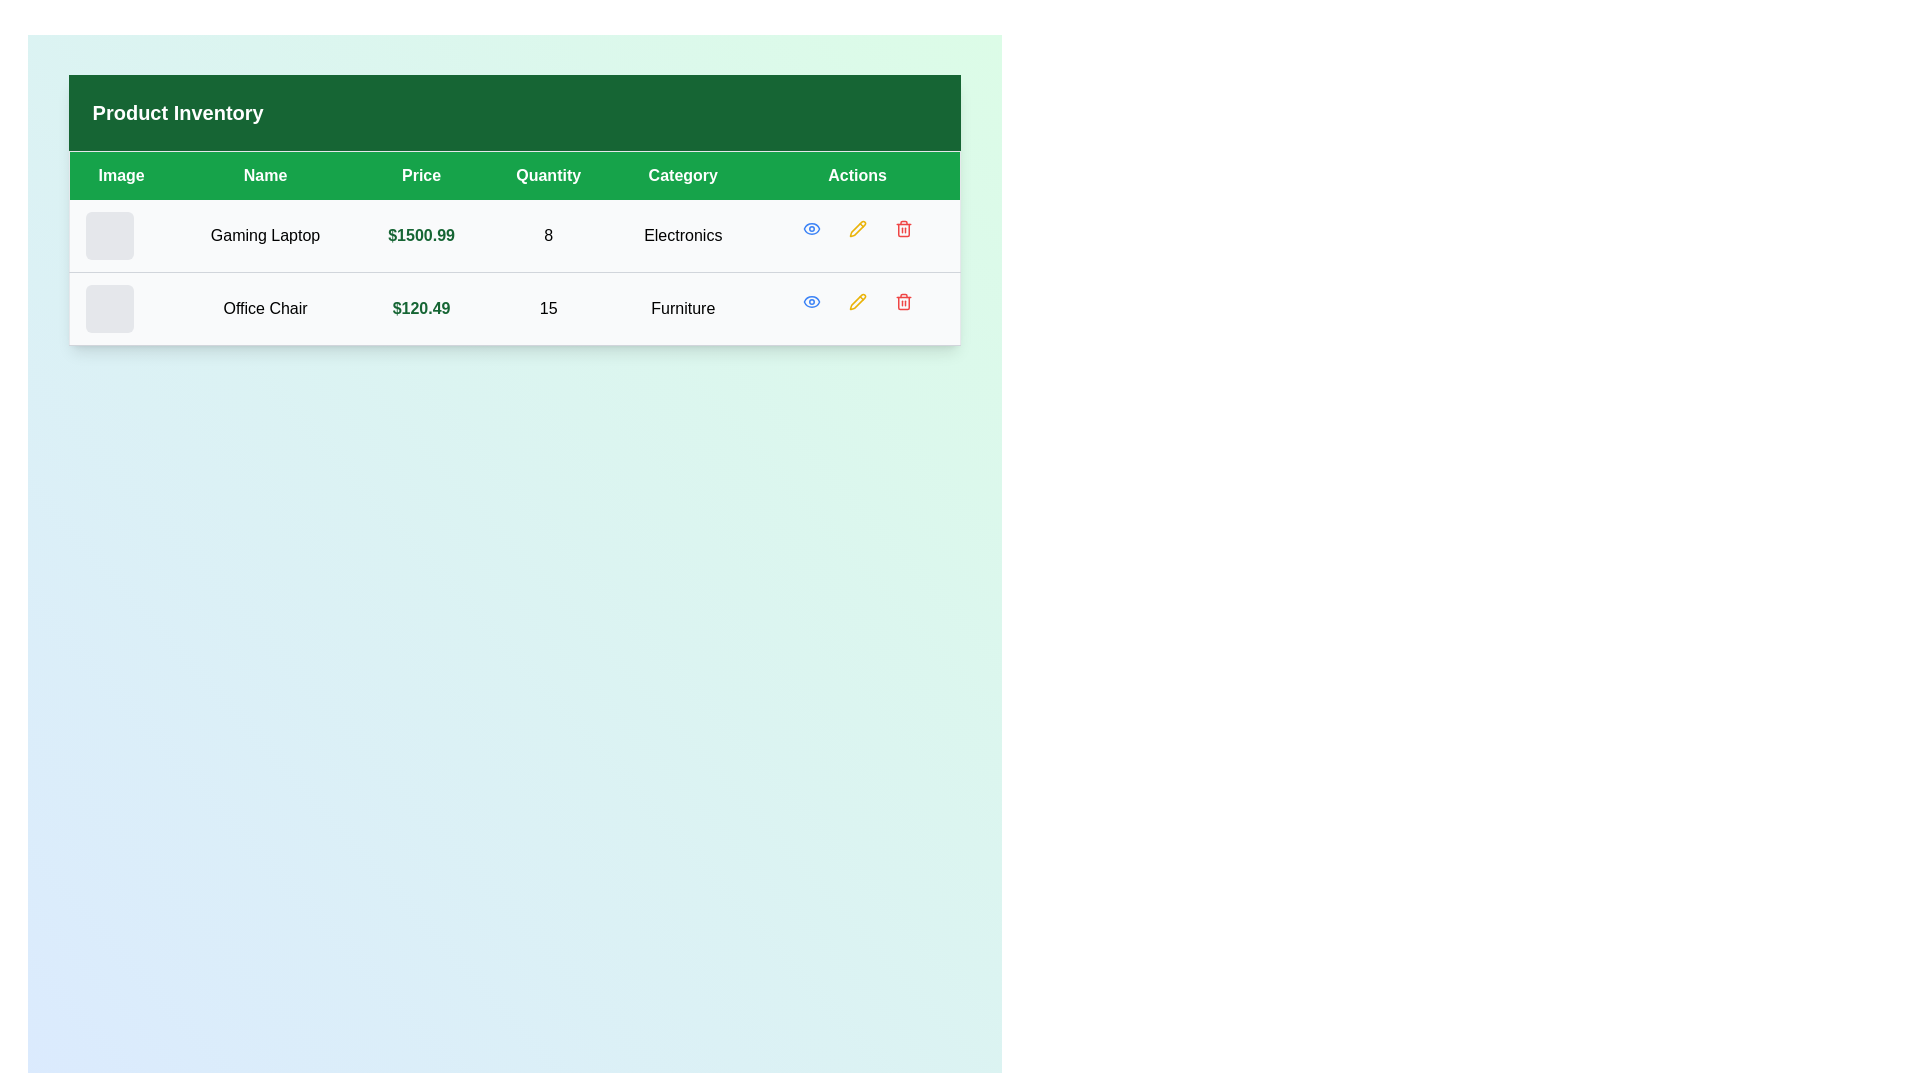 The width and height of the screenshot is (1920, 1080). Describe the element at coordinates (548, 308) in the screenshot. I see `the text label displaying the quantity of 'Office Chair' in the 'Product Inventory' table, located in the 'Quantity' column of the second row` at that location.